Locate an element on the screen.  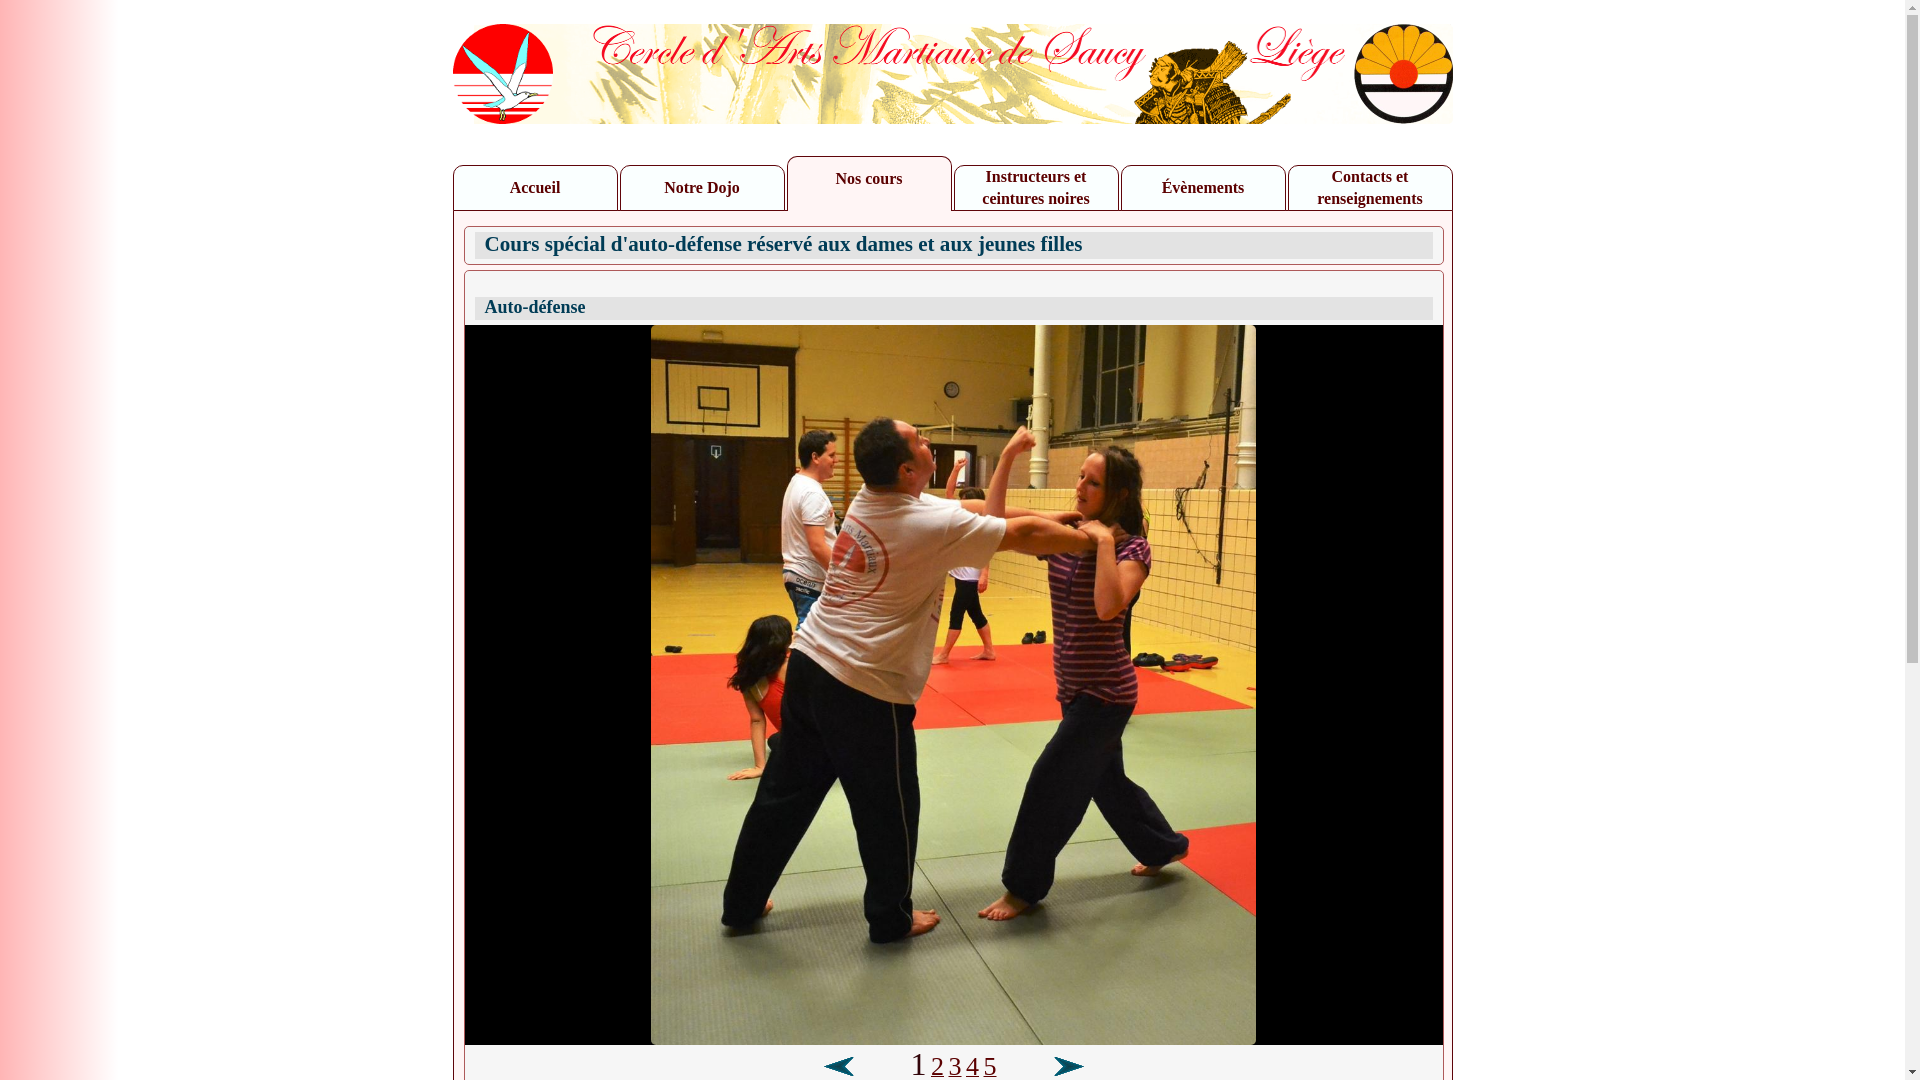
'Contacts et is located at coordinates (1368, 188).